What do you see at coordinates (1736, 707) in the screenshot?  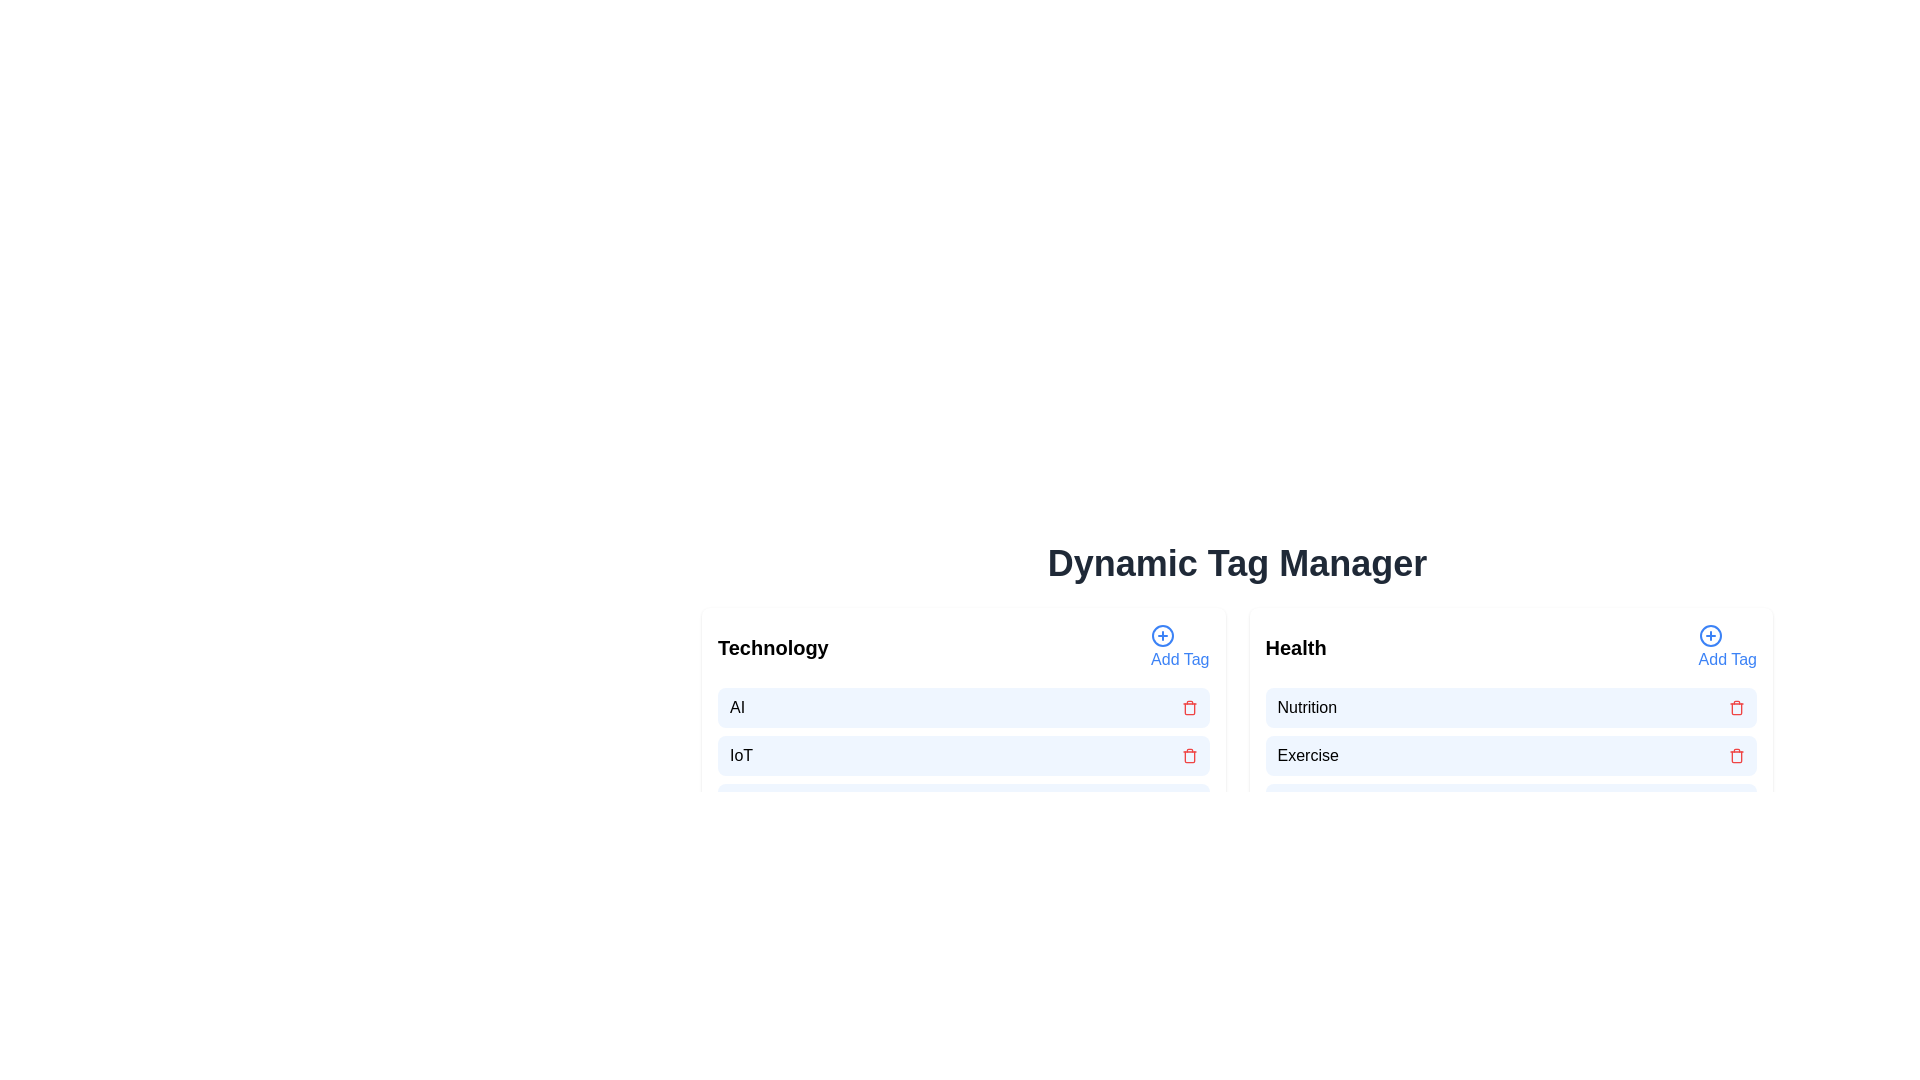 I see `the red trash can icon button located to the right of the 'Nutrition' text in the 'Health' section` at bounding box center [1736, 707].